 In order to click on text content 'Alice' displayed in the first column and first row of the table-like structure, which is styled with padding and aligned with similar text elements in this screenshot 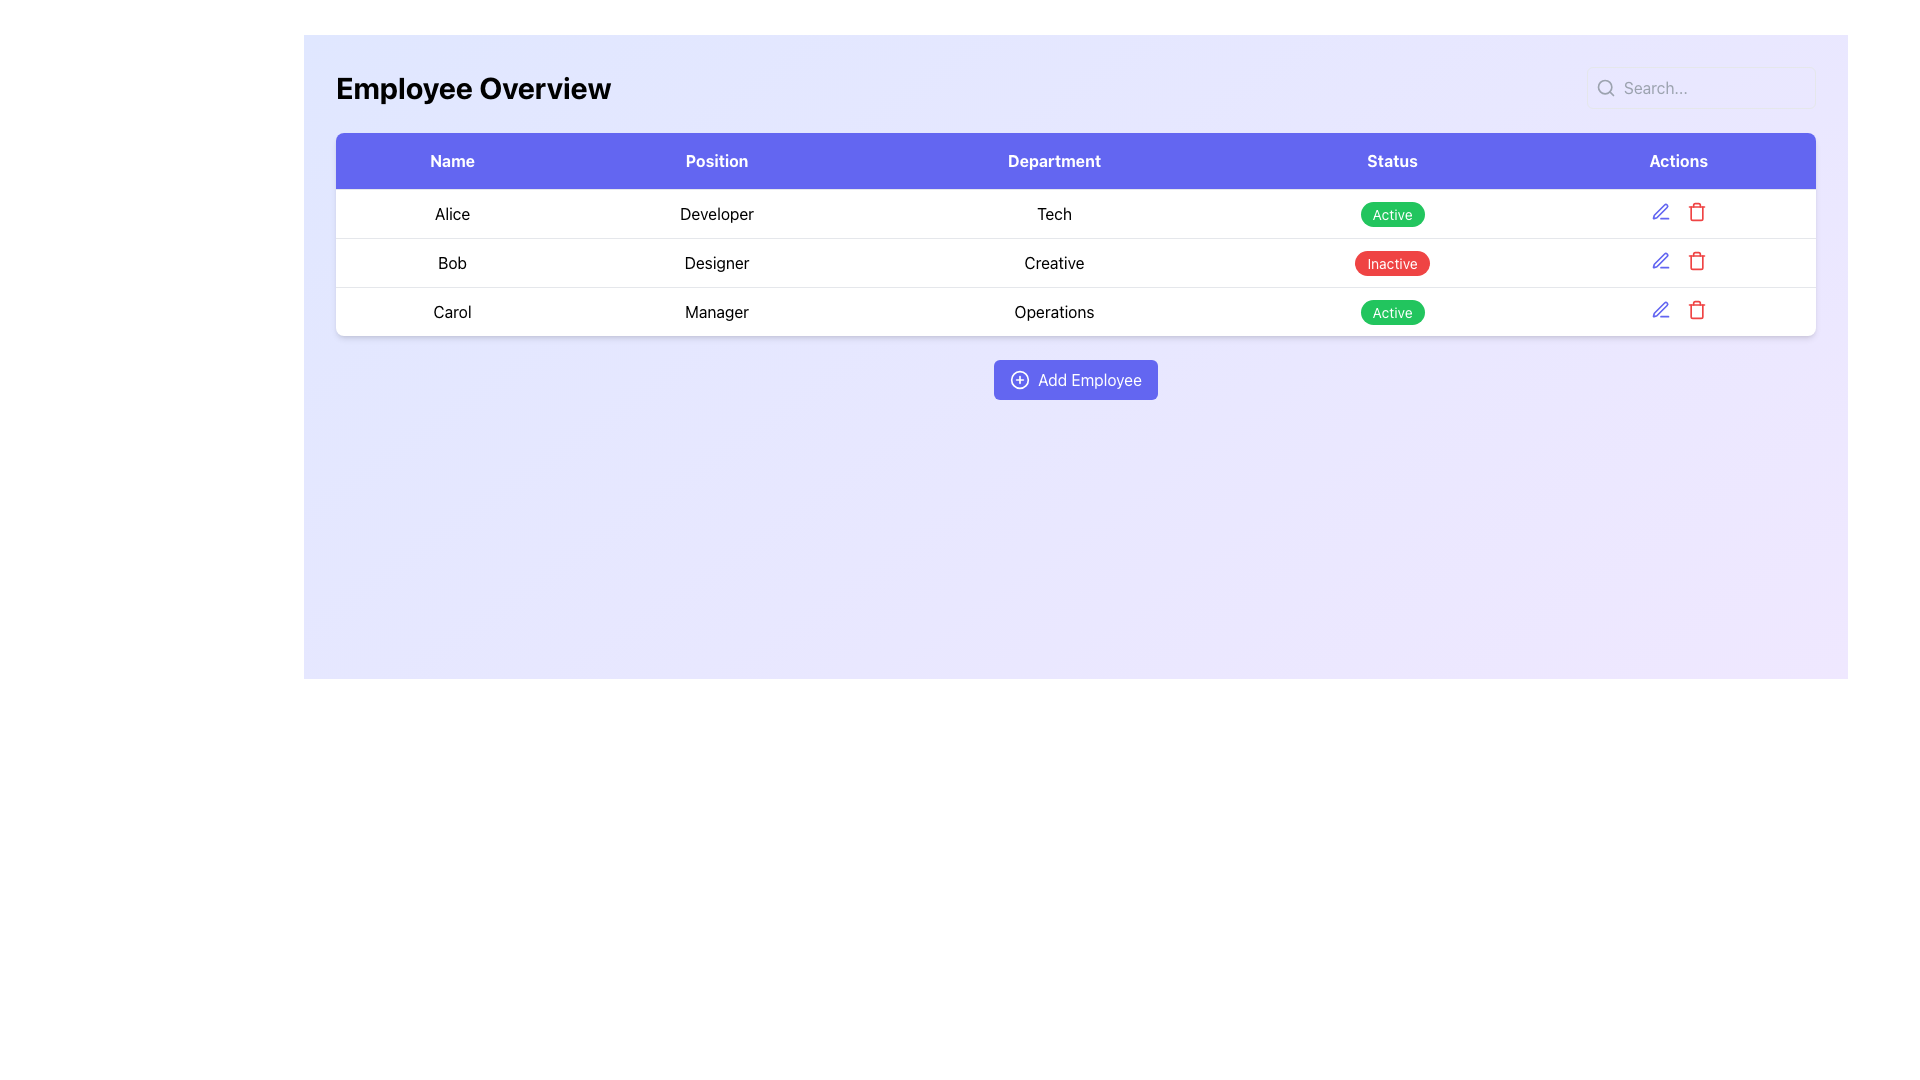, I will do `click(451, 213)`.